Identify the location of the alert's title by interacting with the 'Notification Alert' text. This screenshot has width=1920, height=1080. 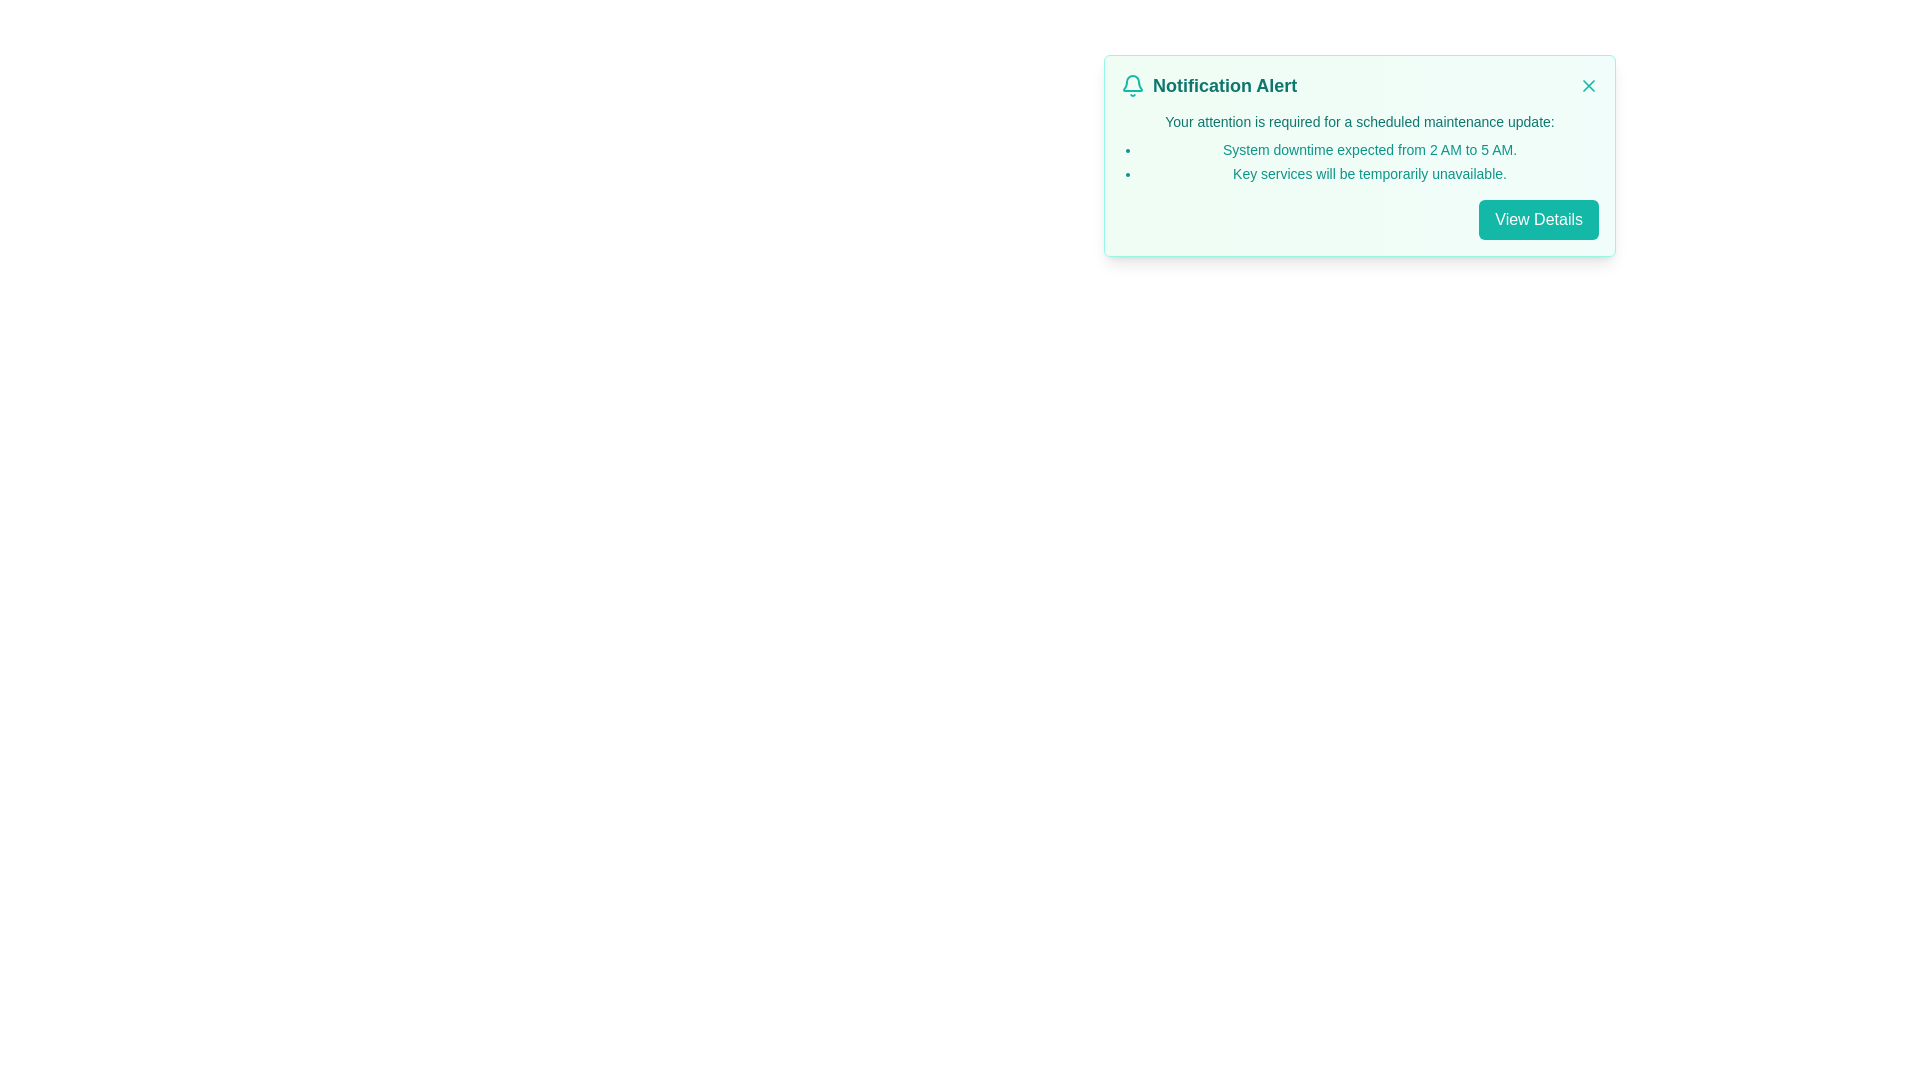
(1223, 84).